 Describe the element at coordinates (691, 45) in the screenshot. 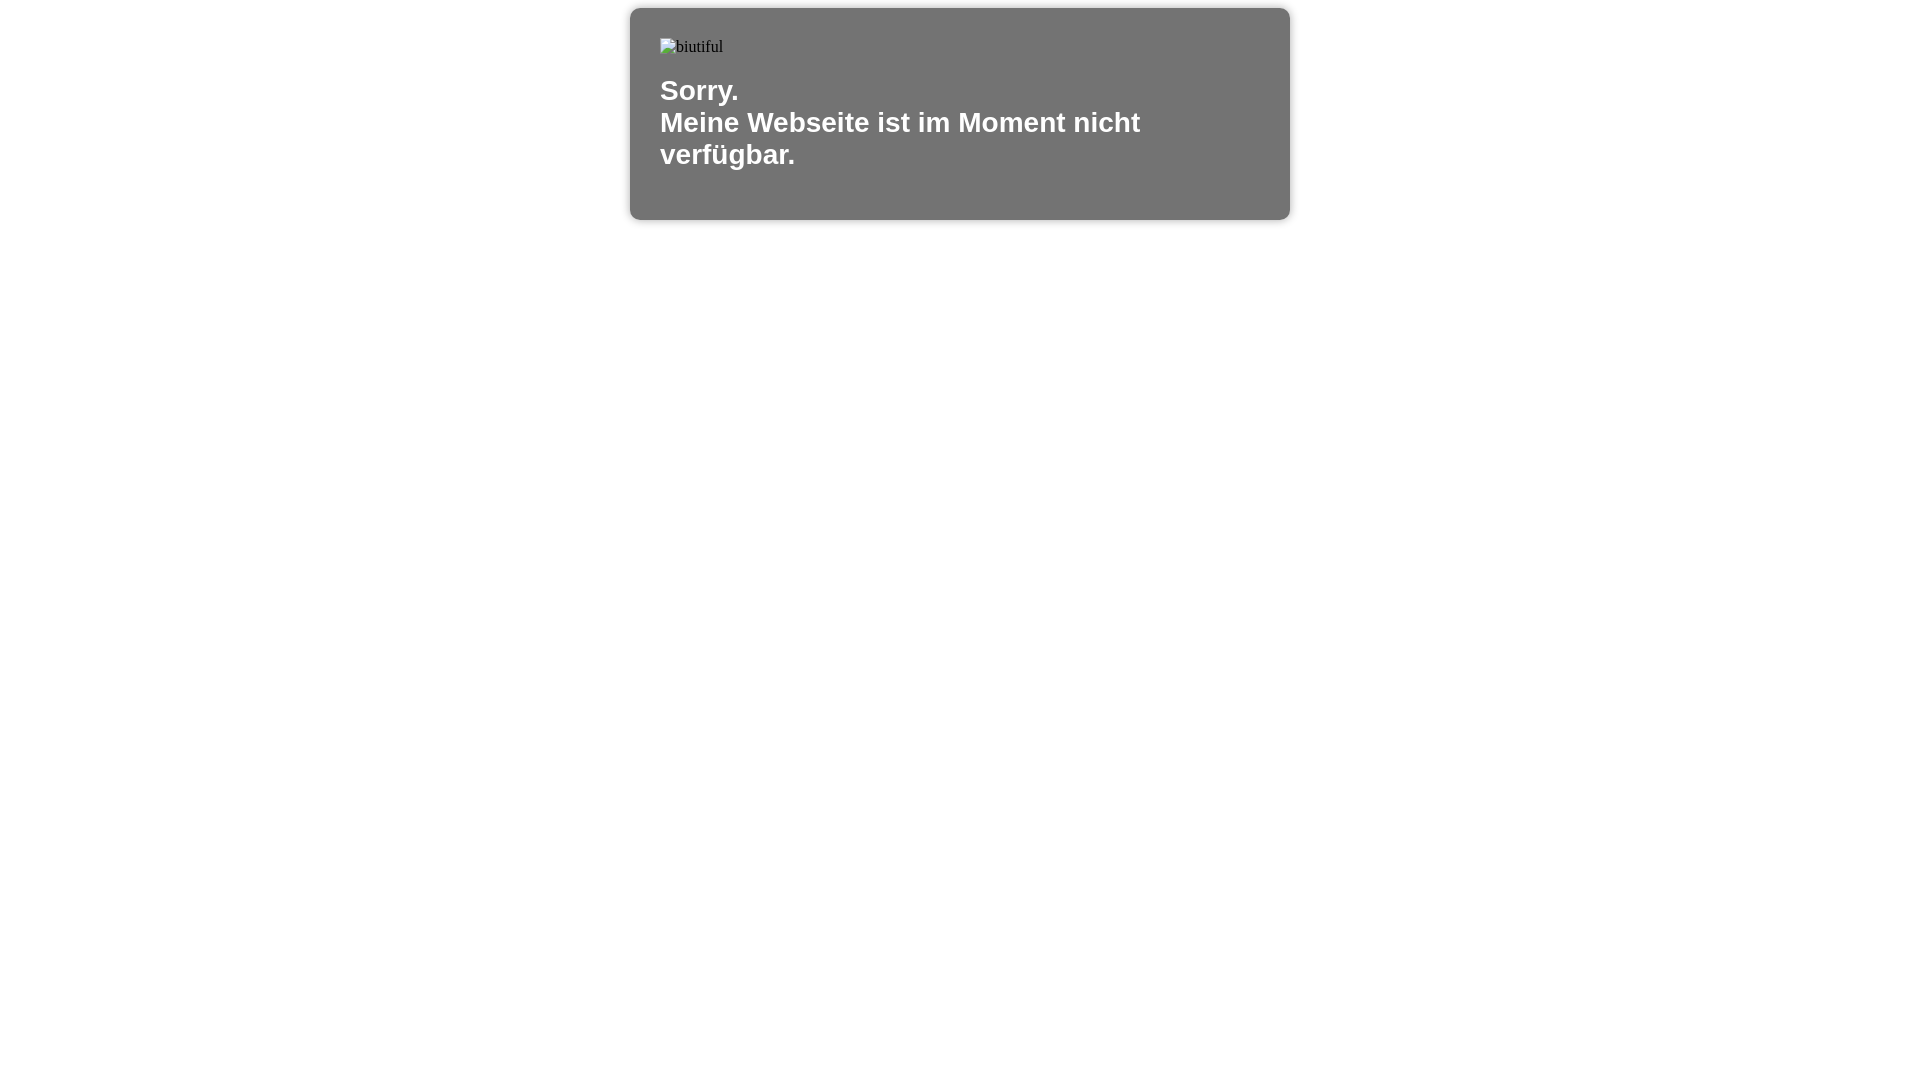

I see `'biutiful'` at that location.